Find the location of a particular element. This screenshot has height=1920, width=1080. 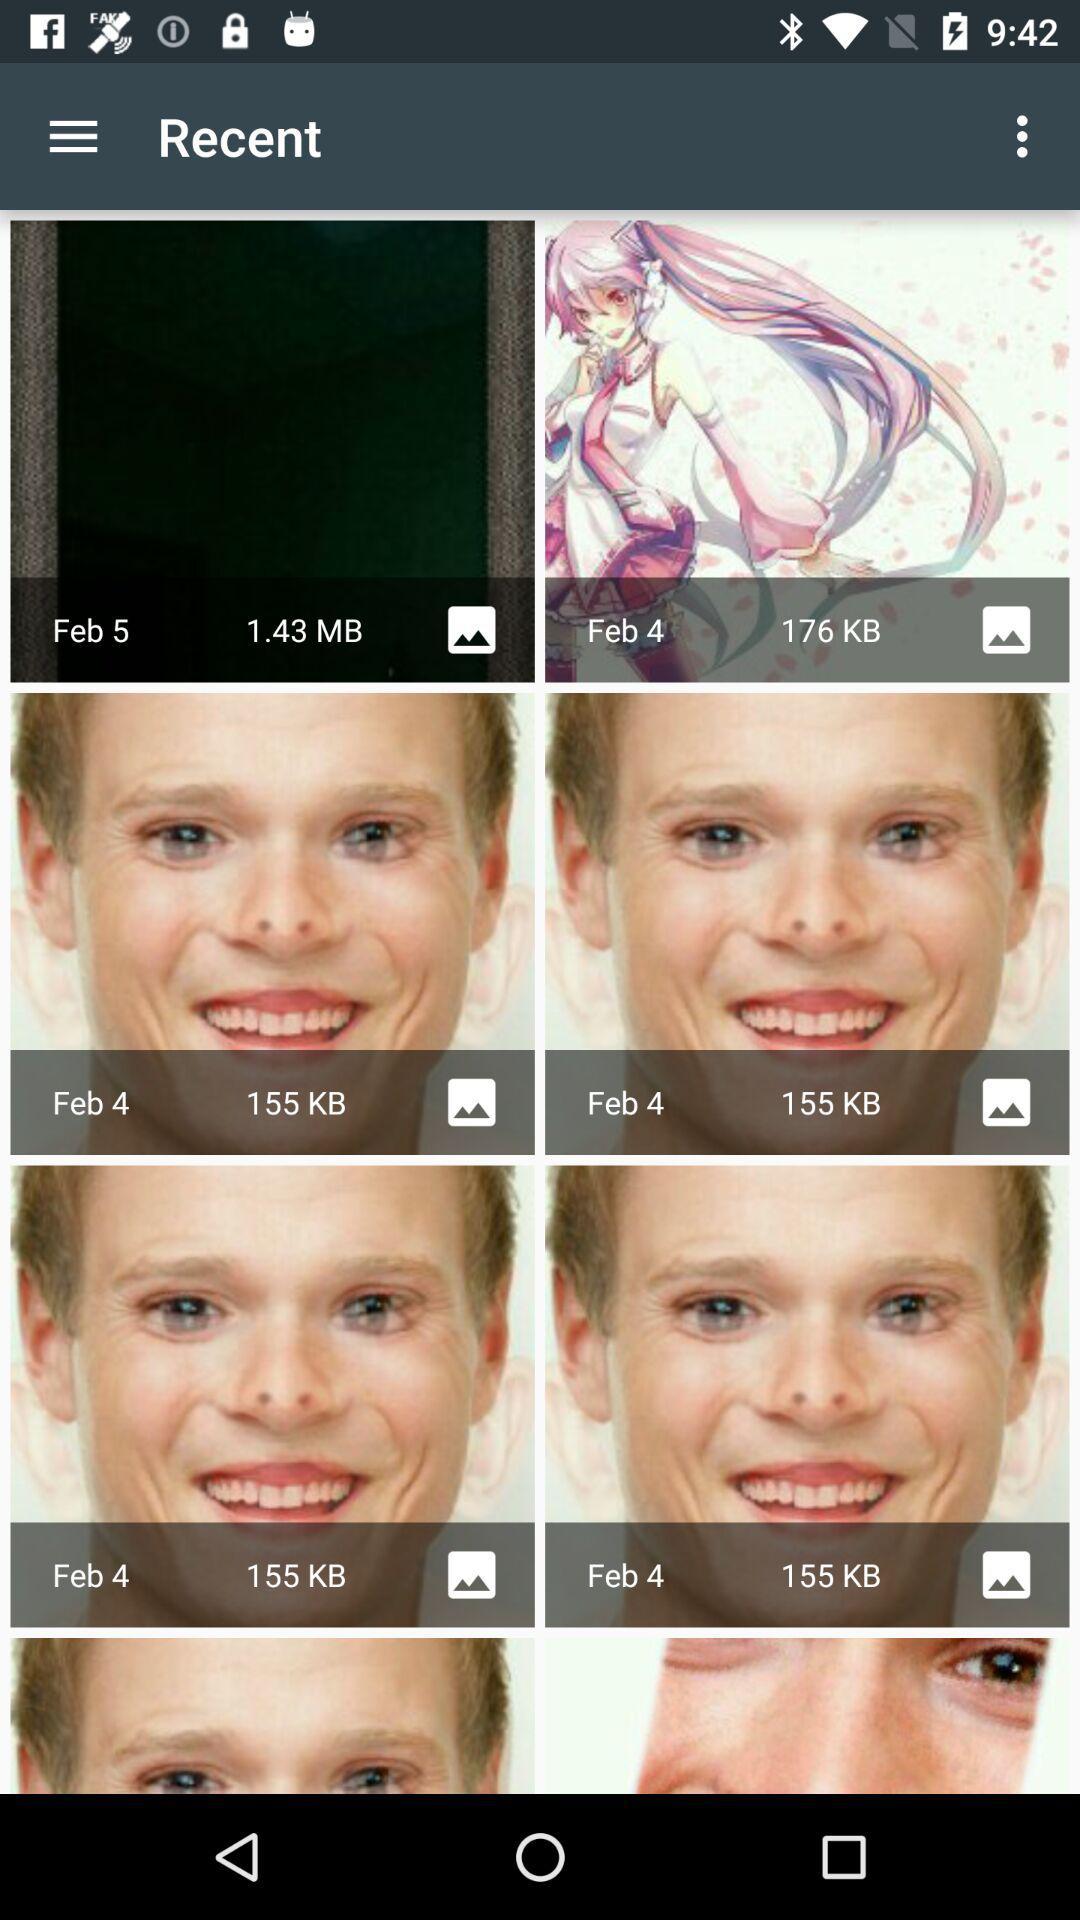

the icon to the right of the recent item is located at coordinates (1027, 135).